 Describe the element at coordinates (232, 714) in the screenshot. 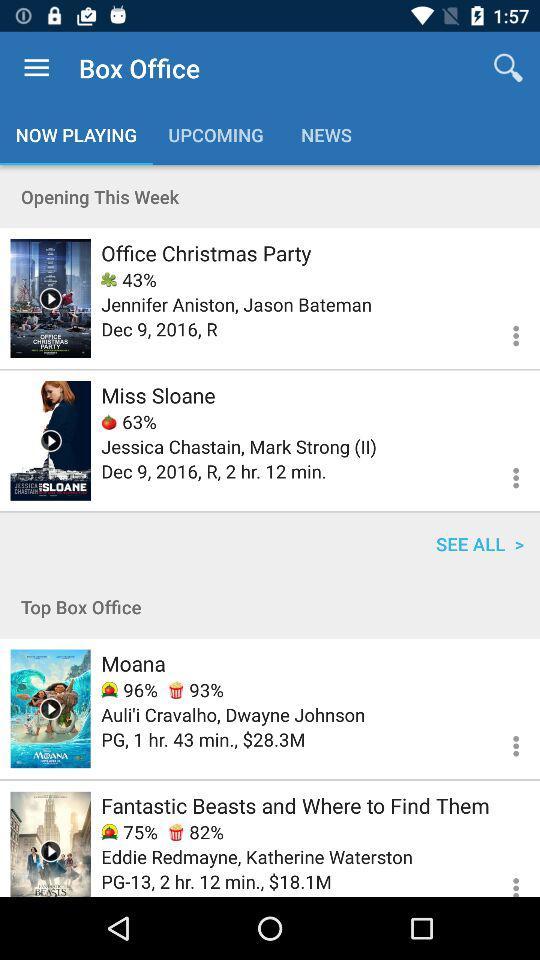

I see `the item below 96%` at that location.